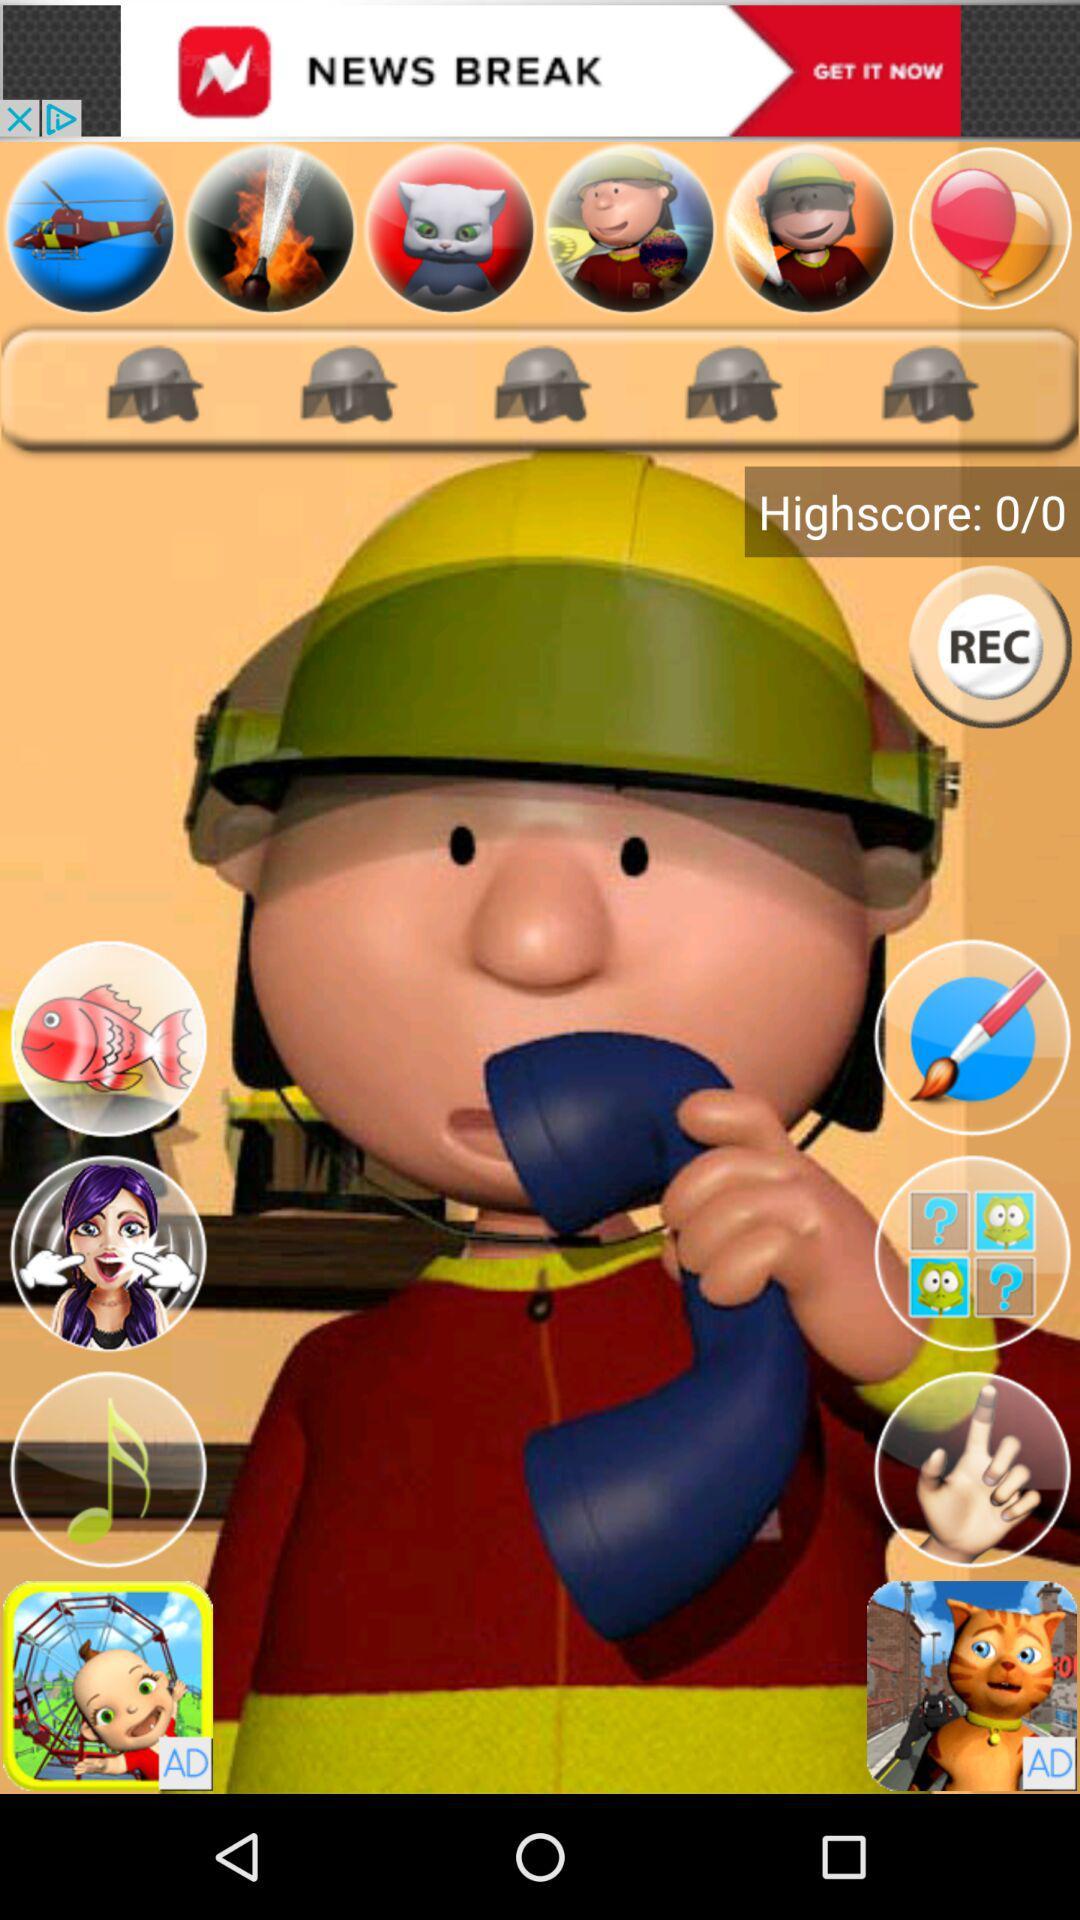 The height and width of the screenshot is (1920, 1080). What do you see at coordinates (108, 1252) in the screenshot?
I see `touch character 's face` at bounding box center [108, 1252].